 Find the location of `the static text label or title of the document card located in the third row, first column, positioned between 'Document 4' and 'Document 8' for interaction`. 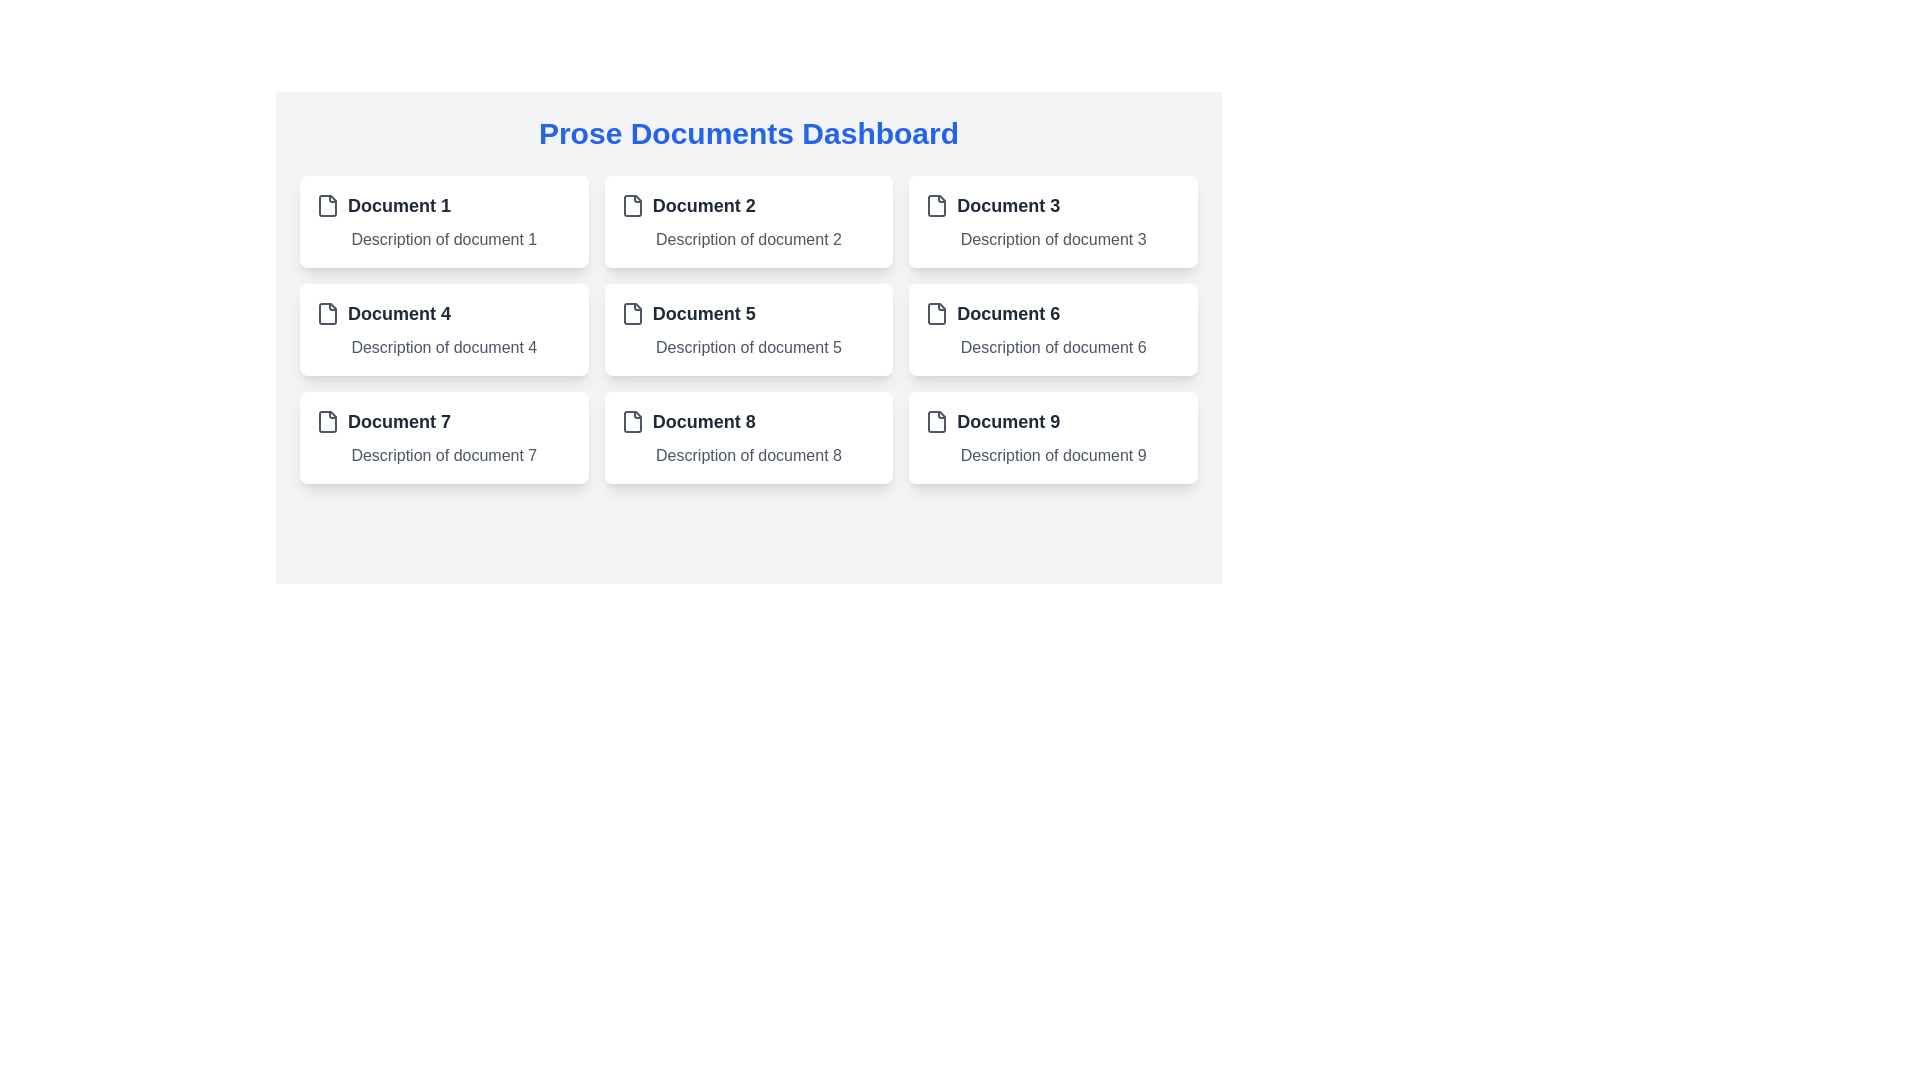

the static text label or title of the document card located in the third row, first column, positioned between 'Document 4' and 'Document 8' for interaction is located at coordinates (399, 420).